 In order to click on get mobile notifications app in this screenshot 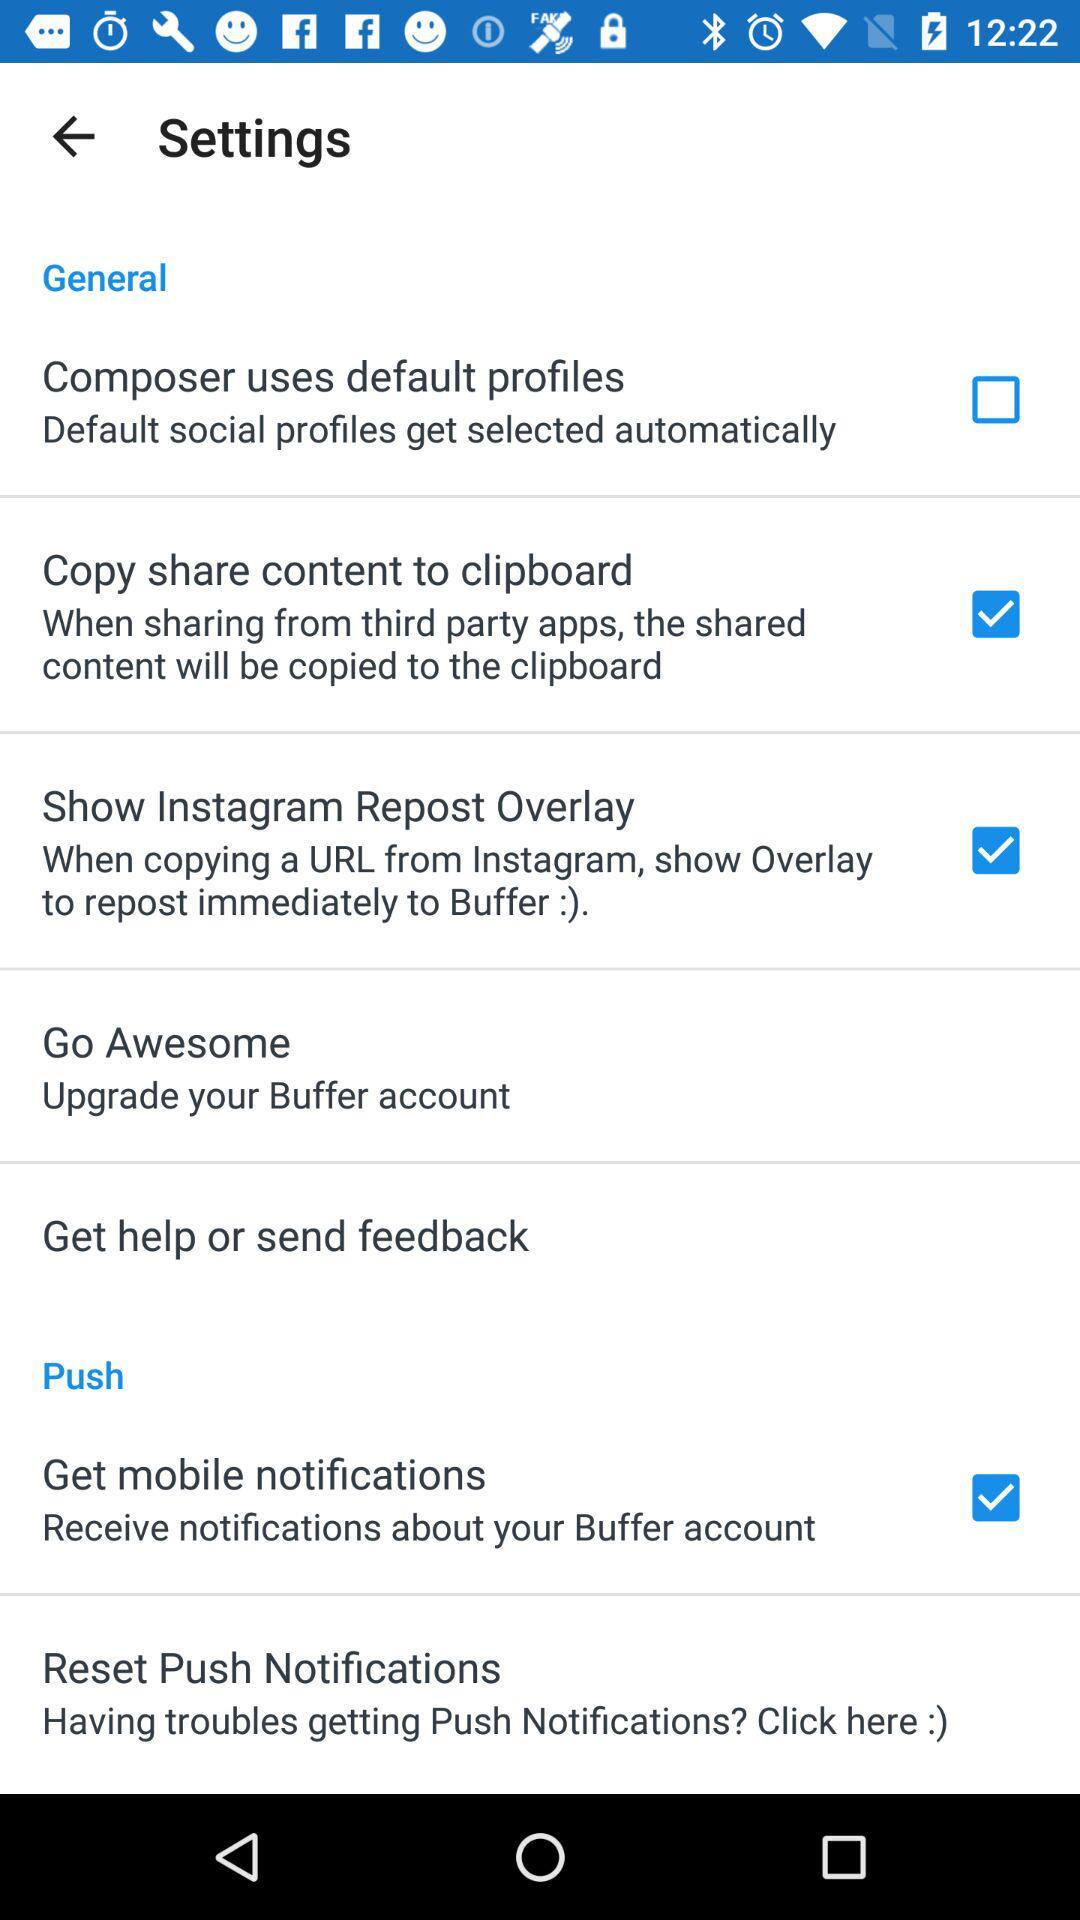, I will do `click(263, 1473)`.